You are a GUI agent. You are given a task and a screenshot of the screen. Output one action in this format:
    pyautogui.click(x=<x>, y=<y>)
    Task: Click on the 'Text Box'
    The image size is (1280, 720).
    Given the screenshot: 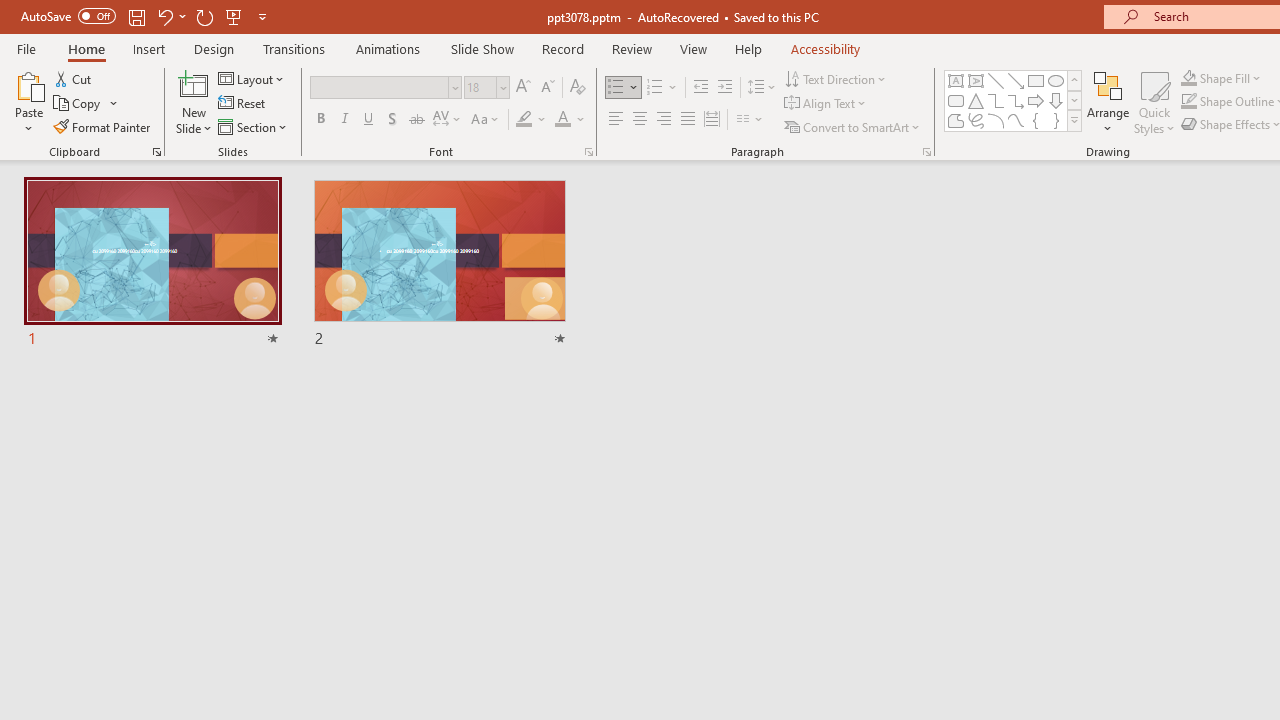 What is the action you would take?
    pyautogui.click(x=955, y=80)
    